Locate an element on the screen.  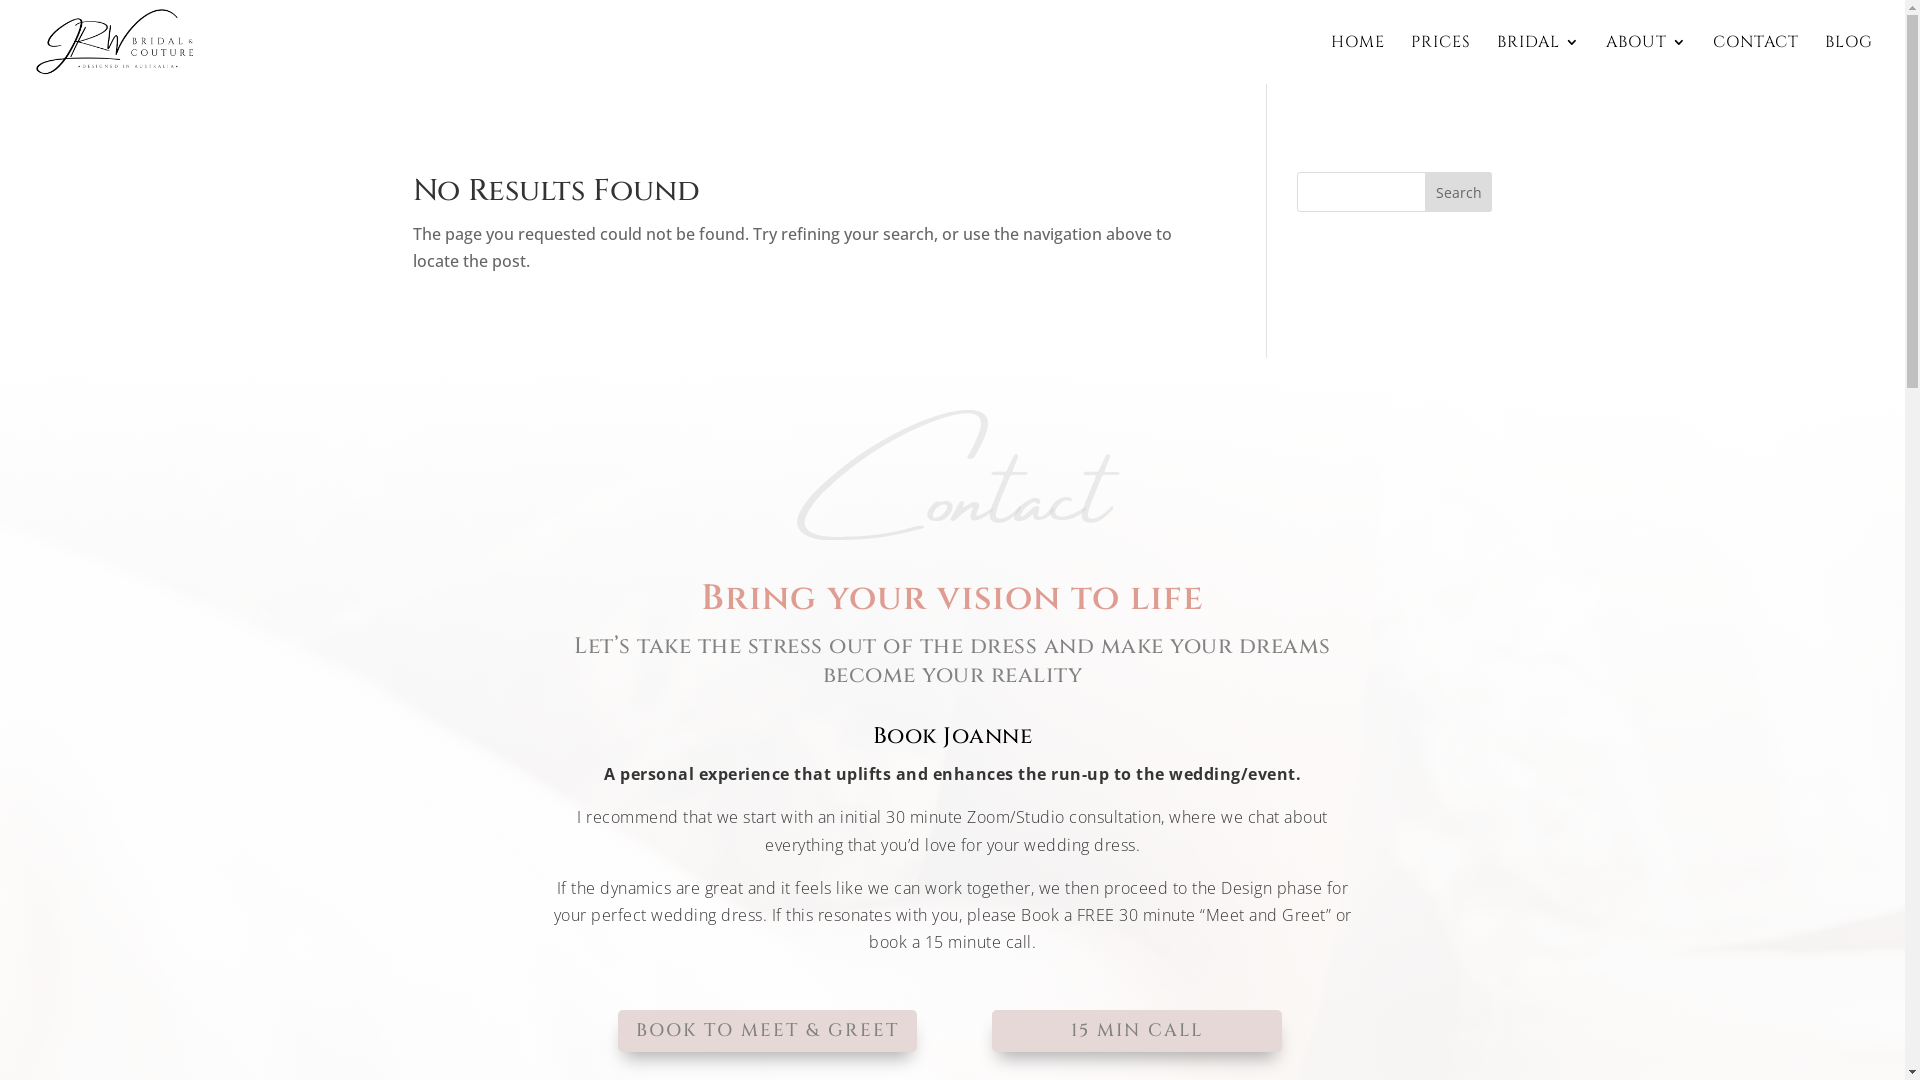
'BRIDAL' is located at coordinates (1537, 58).